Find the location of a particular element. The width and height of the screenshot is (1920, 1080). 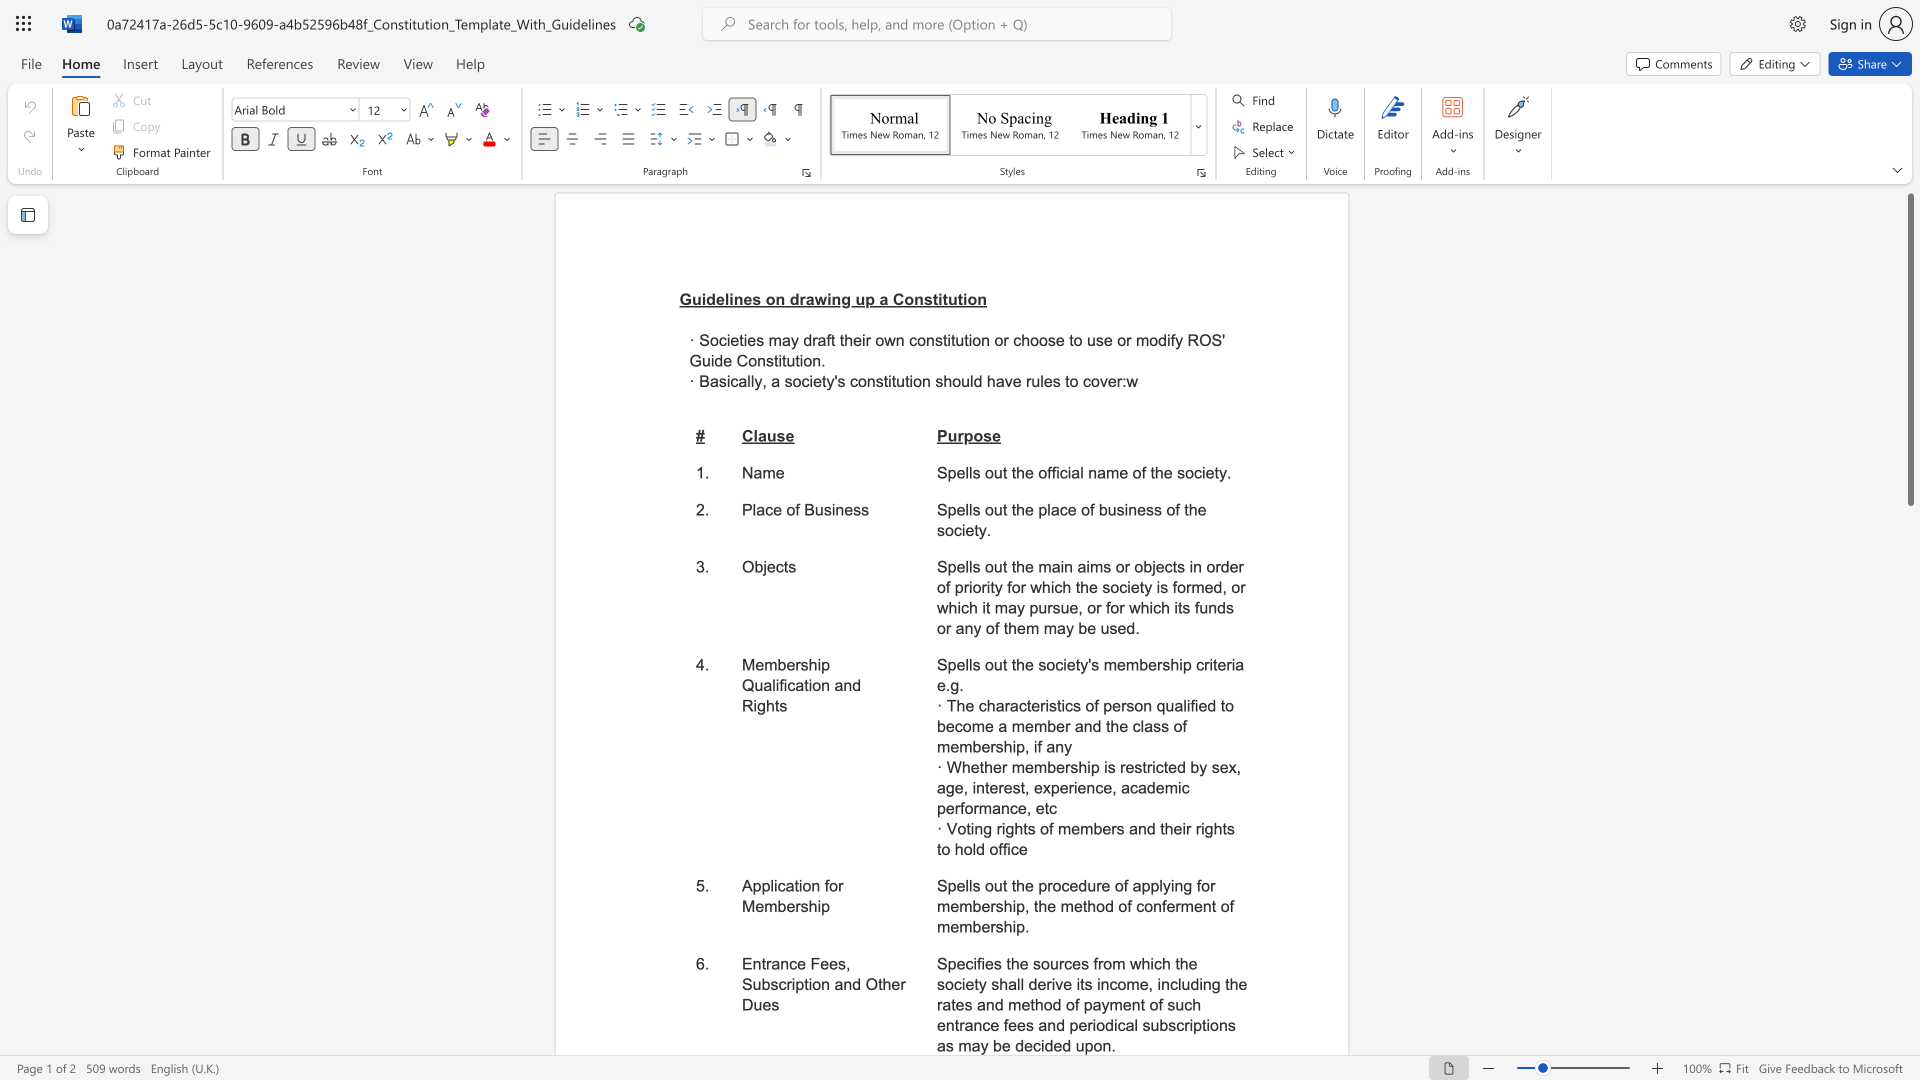

the subset text "e society shall derive its income, including the rates and method of payment of such entrance fees and periodi" within the text "Specifies the sources from which the society shall derive its income, including the rates and method of payment of such entrance fees and periodical subscriptions as may be decided upon." is located at coordinates (1188, 963).